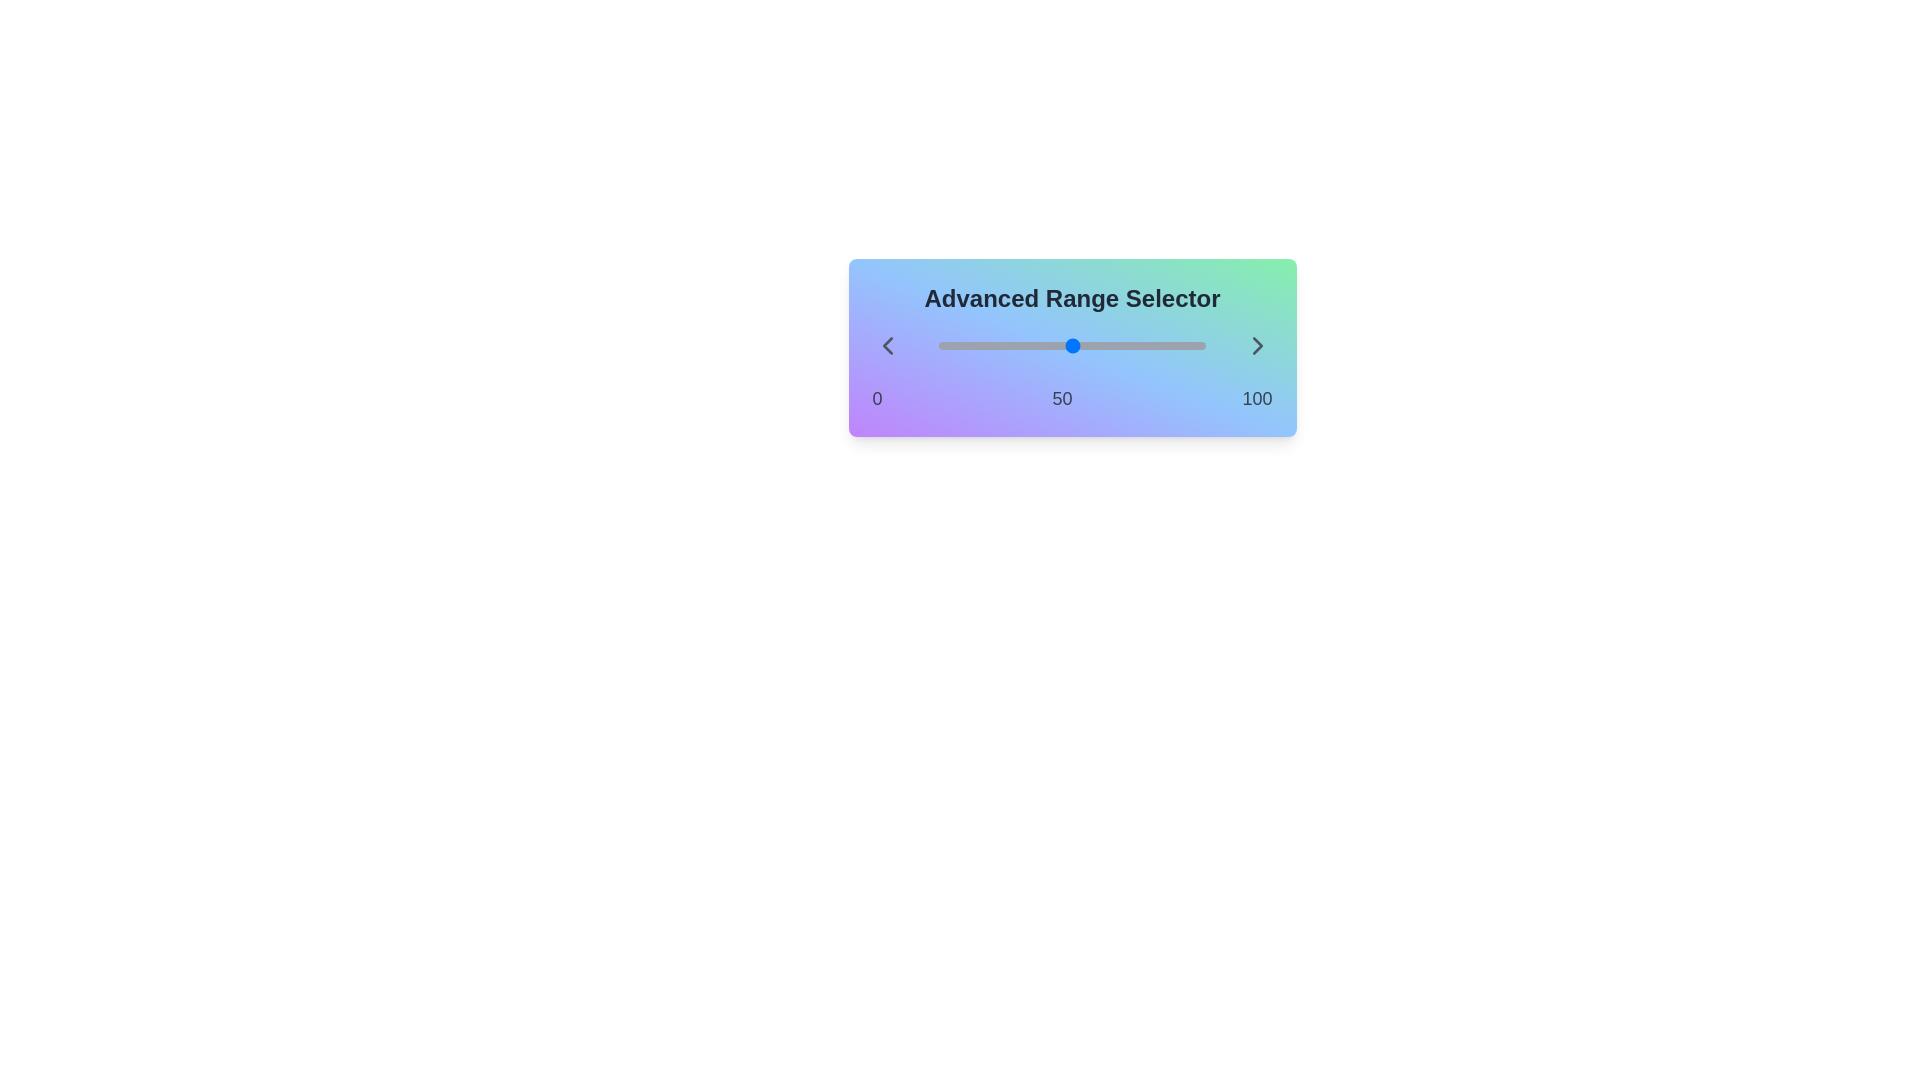 This screenshot has width=1920, height=1080. What do you see at coordinates (938, 345) in the screenshot?
I see `the slider to set the range value to 56` at bounding box center [938, 345].